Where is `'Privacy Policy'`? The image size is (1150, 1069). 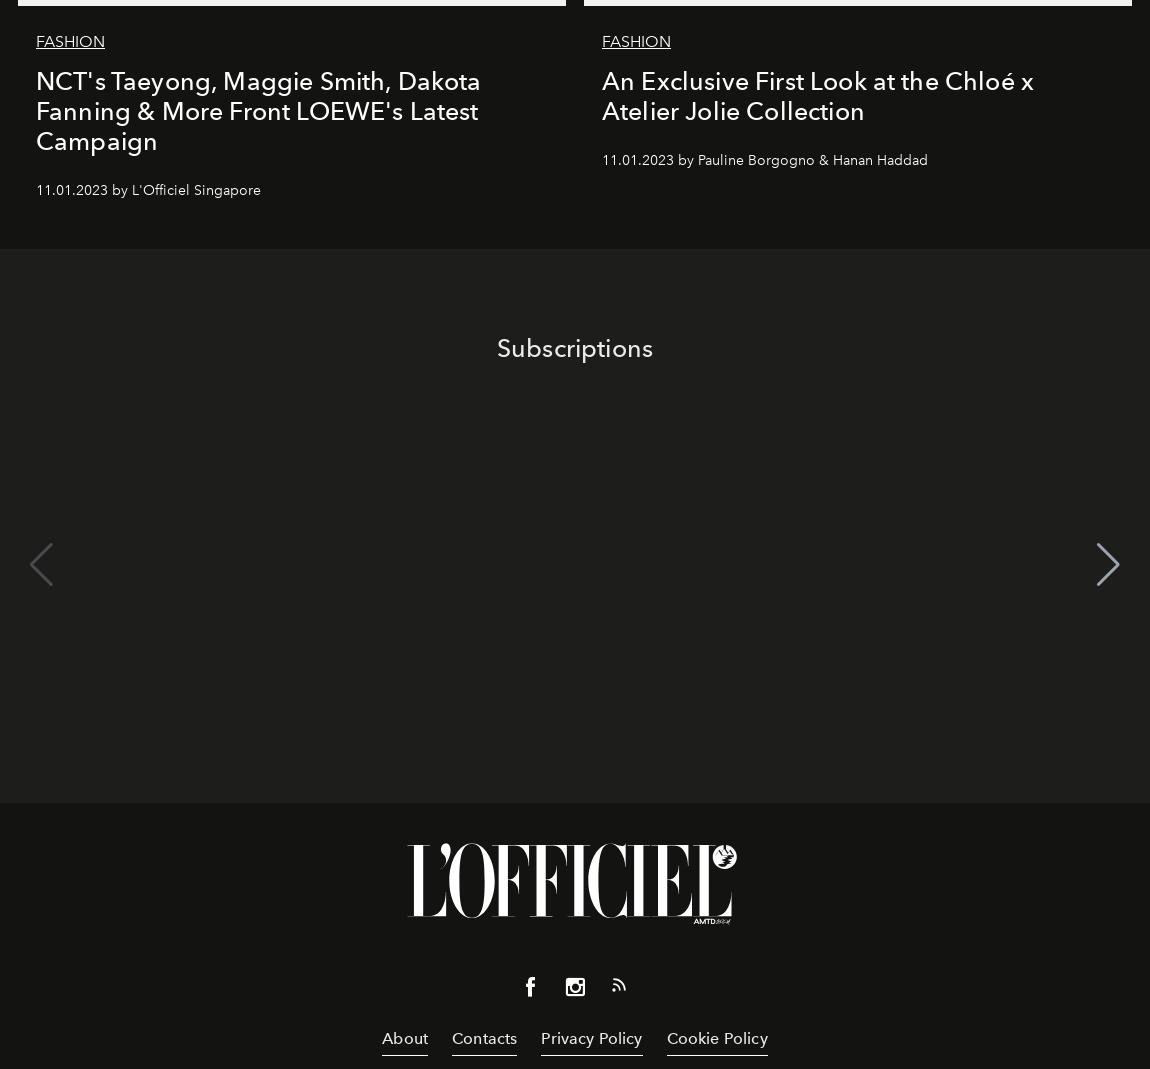 'Privacy Policy' is located at coordinates (540, 1038).